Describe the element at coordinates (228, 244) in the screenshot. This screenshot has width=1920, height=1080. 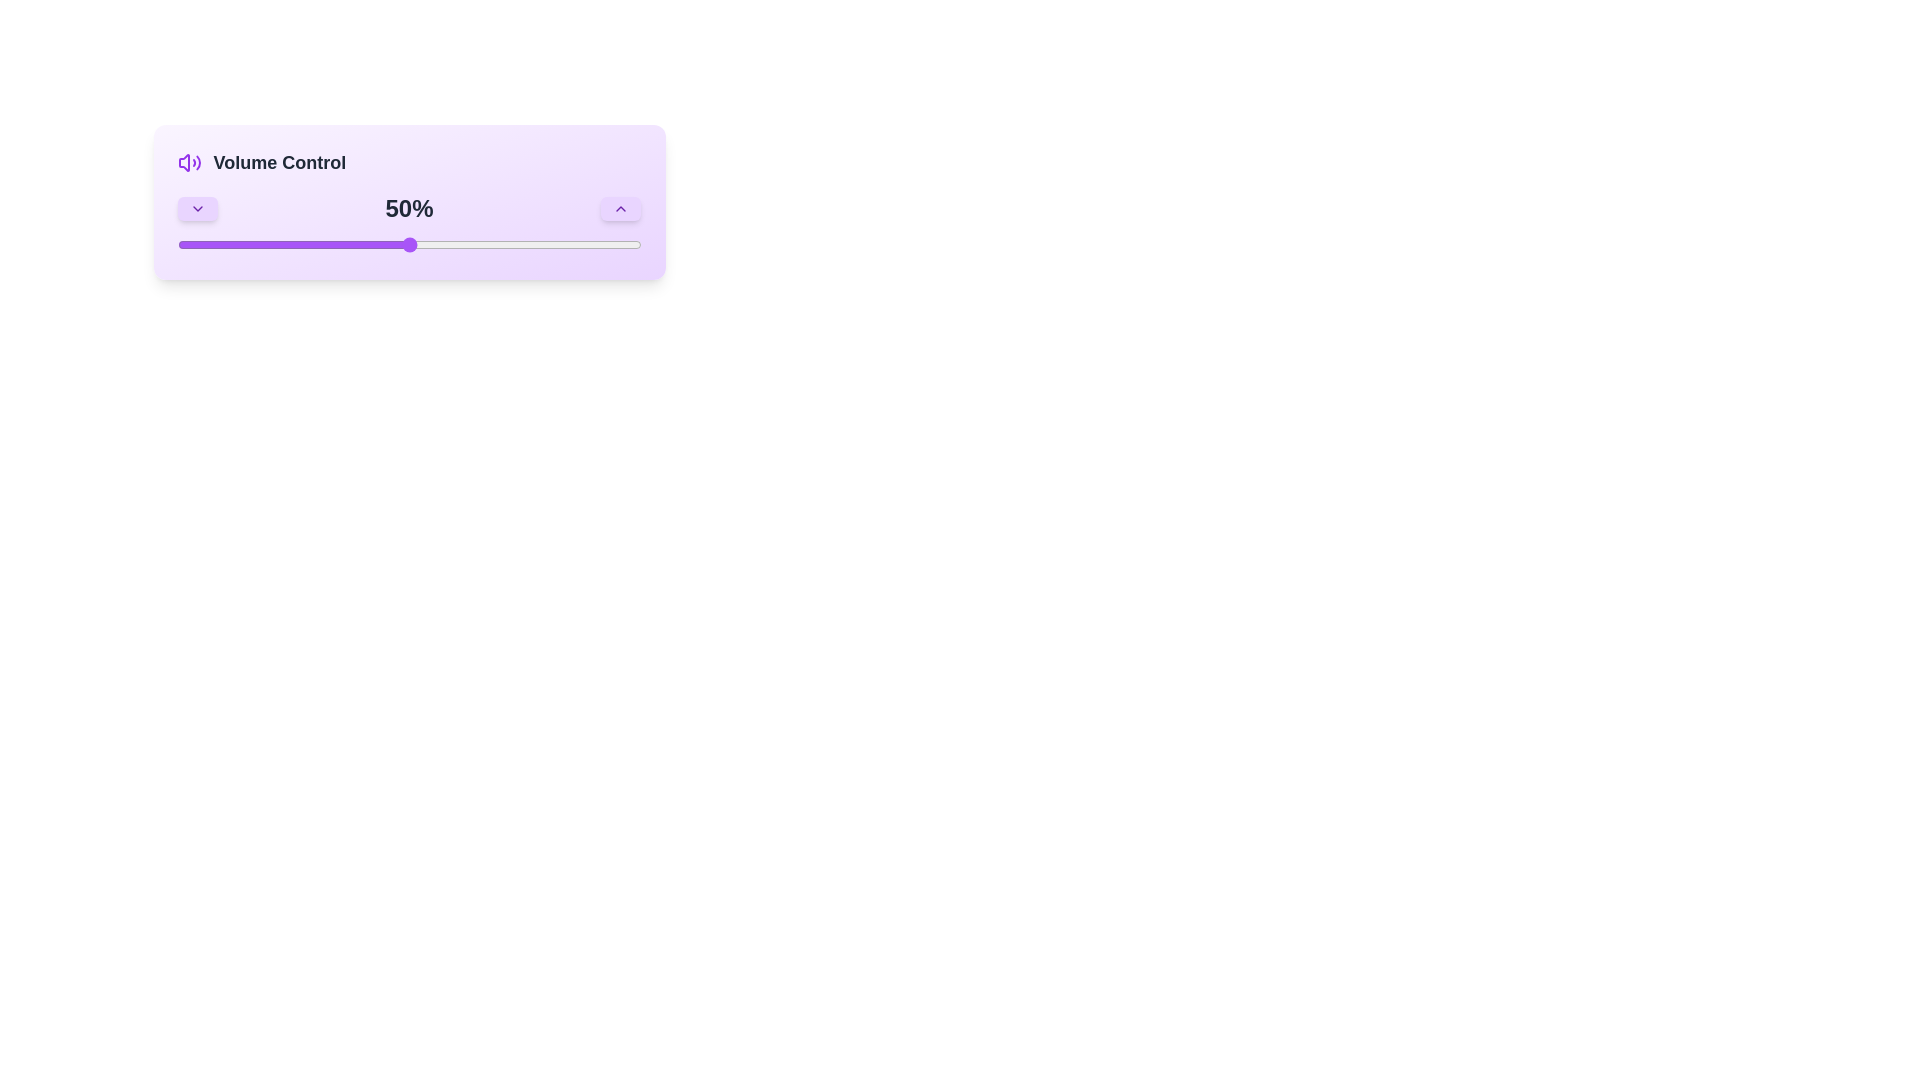
I see `the volume slider` at that location.